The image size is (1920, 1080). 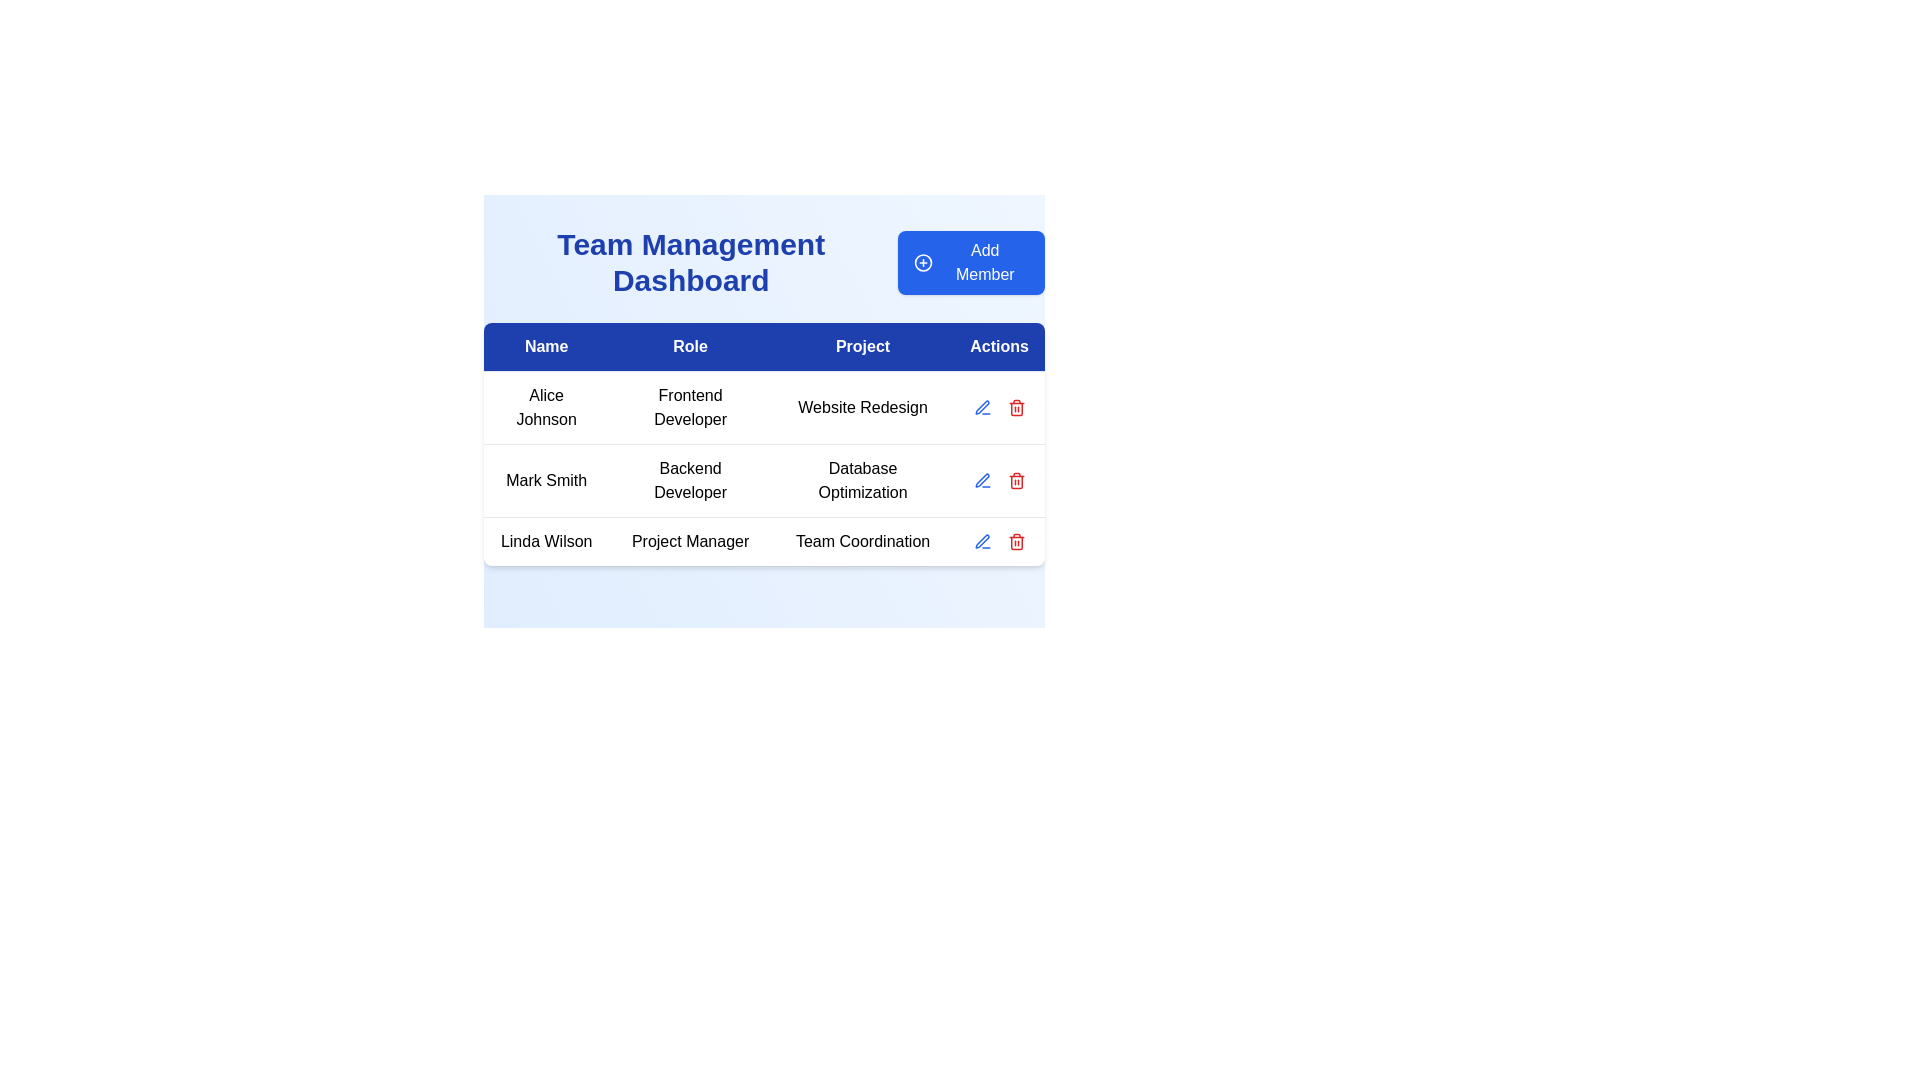 What do you see at coordinates (923, 261) in the screenshot?
I see `the decorative circle shape located at the top-right corner near the 'Add Member' button` at bounding box center [923, 261].